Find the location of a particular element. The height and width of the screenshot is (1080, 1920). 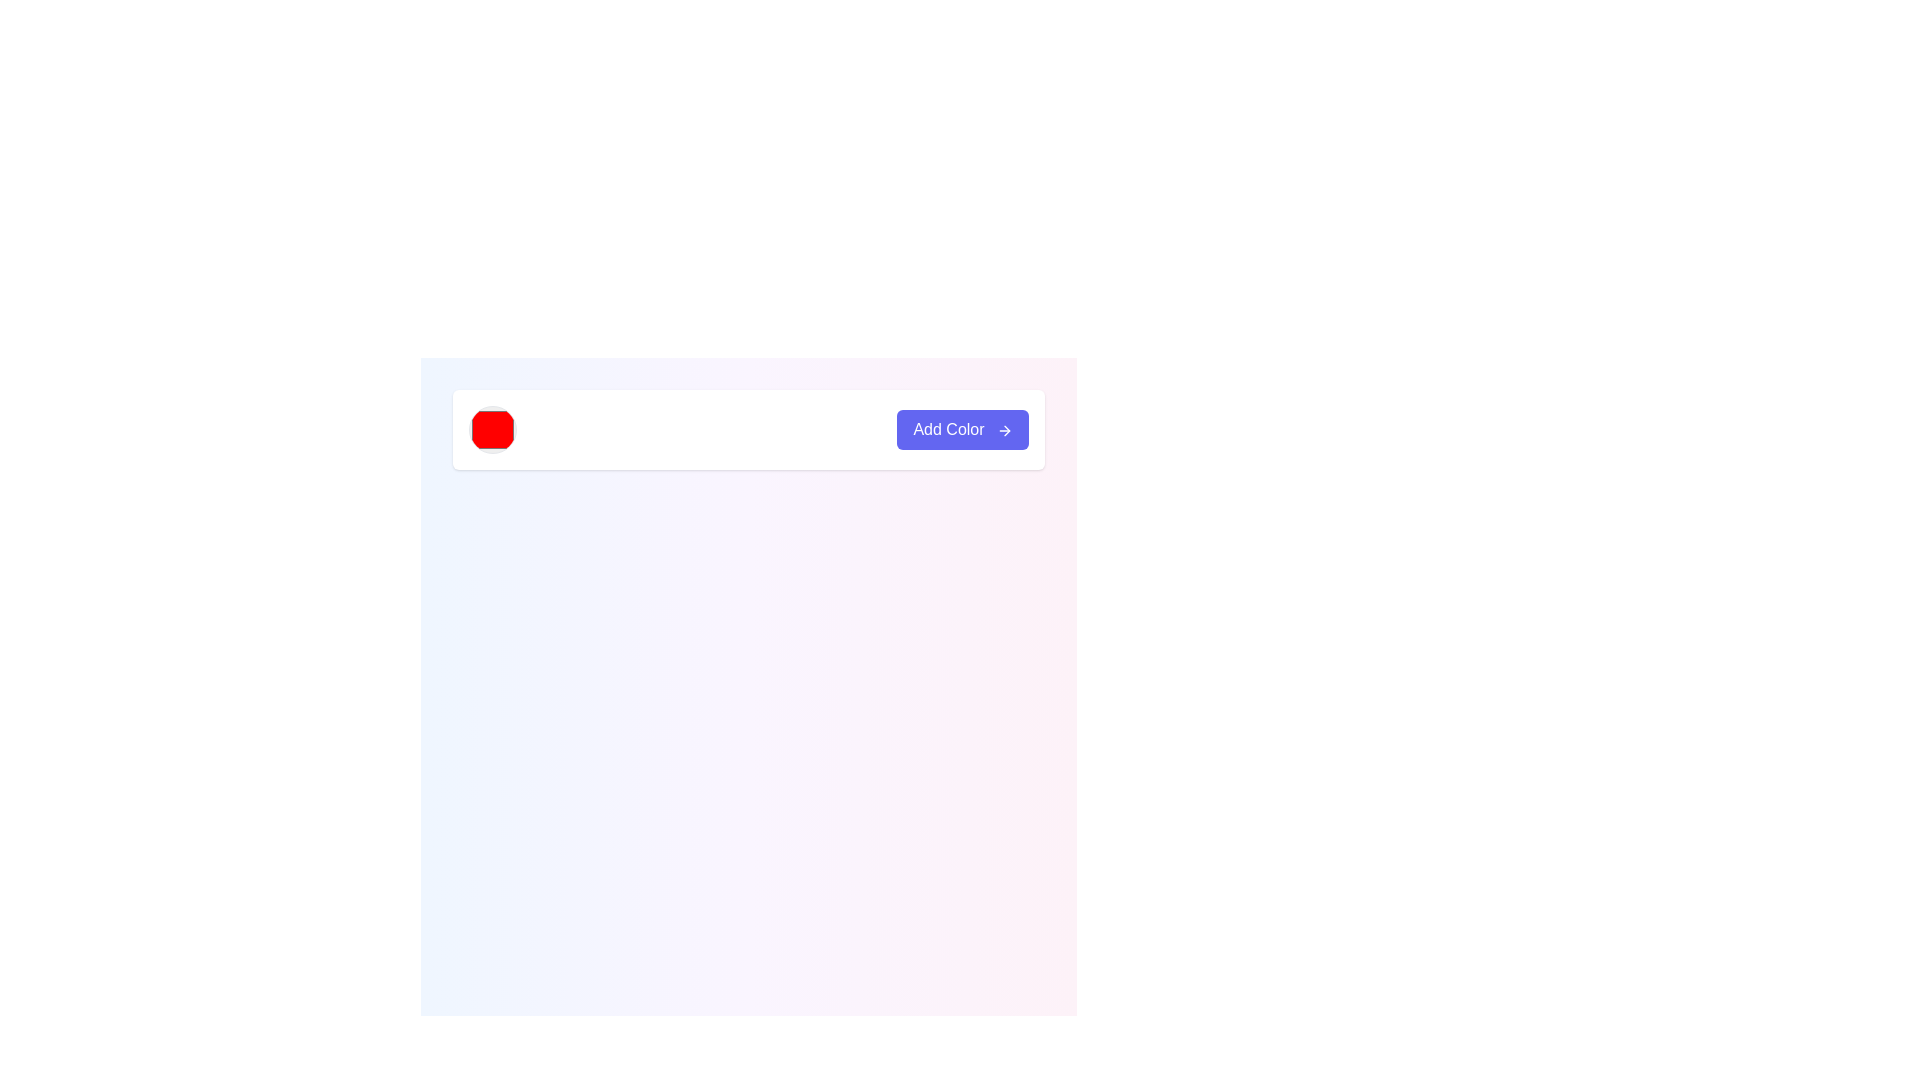

the forward arrow icon located inside the 'Add Color' button at the top-right corner of the interface is located at coordinates (1004, 428).